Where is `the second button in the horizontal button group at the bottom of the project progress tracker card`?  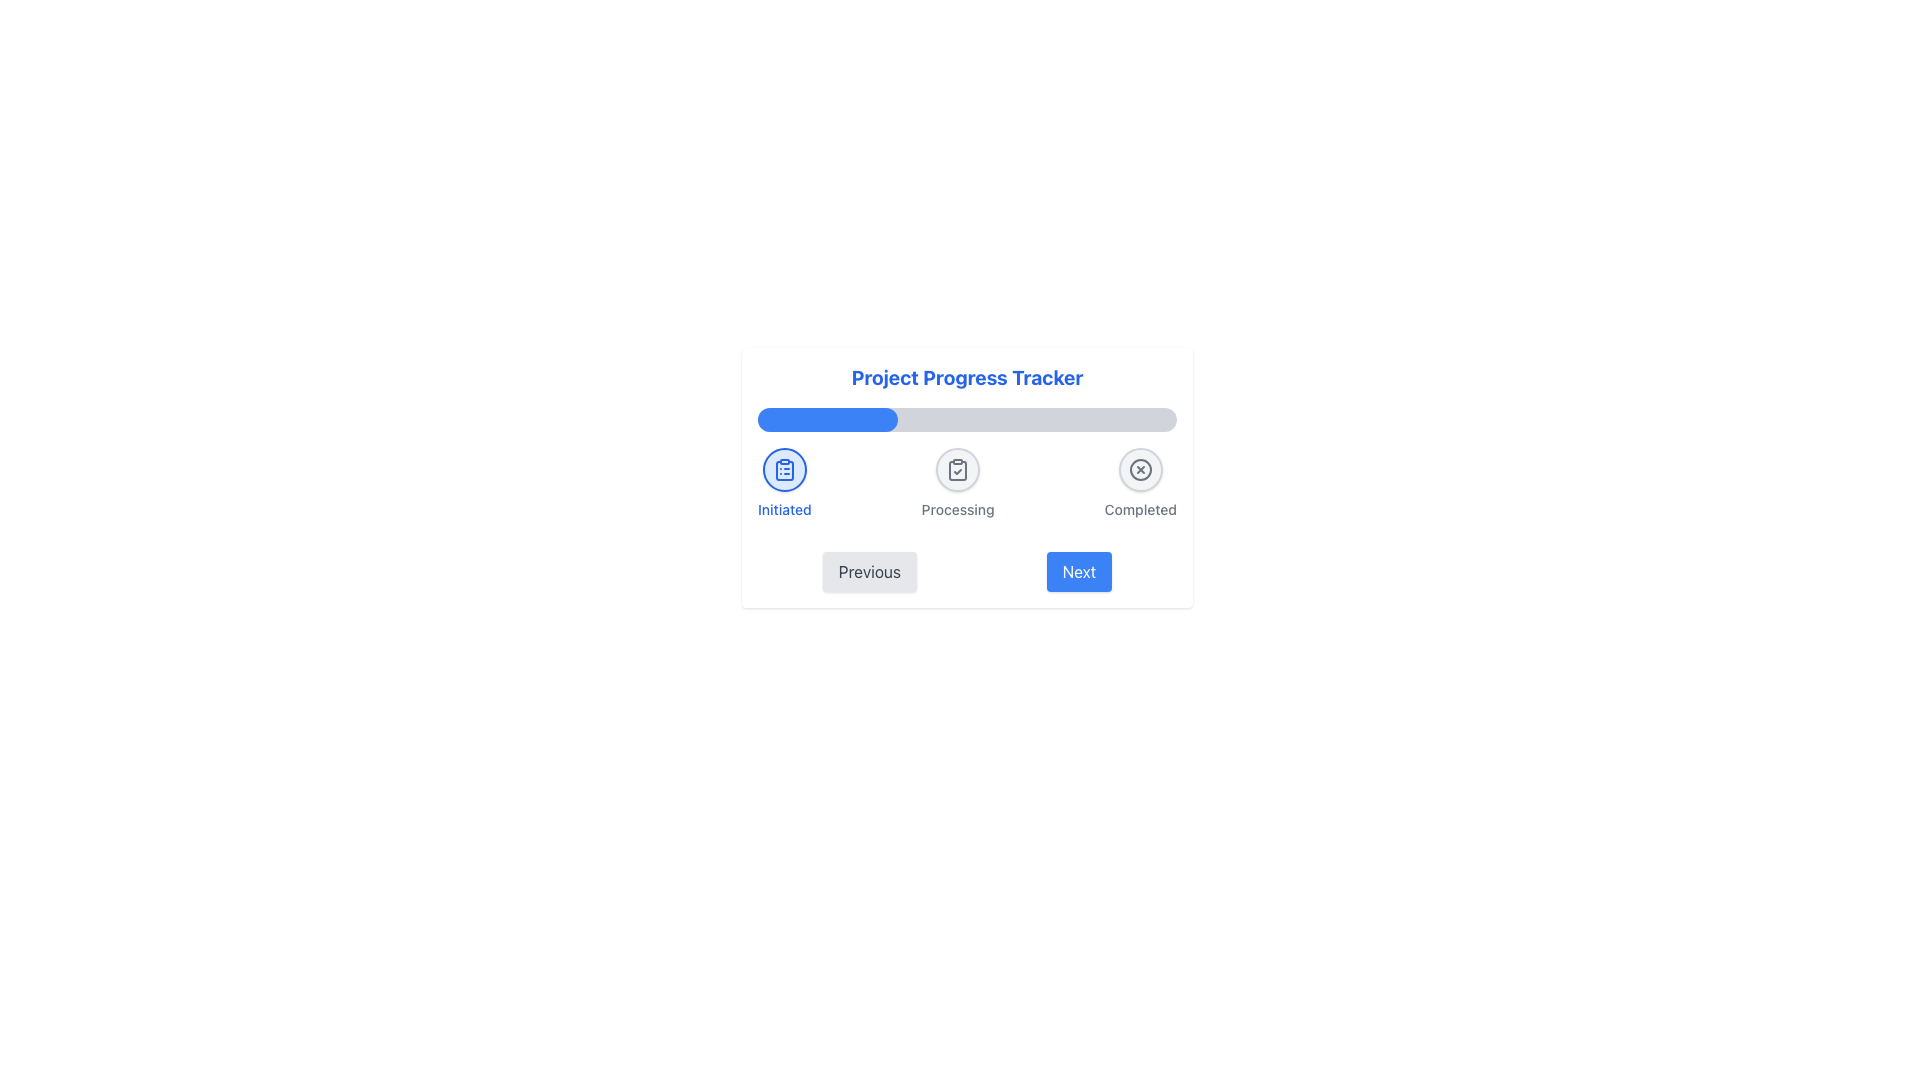 the second button in the horizontal button group at the bottom of the project progress tracker card is located at coordinates (1078, 571).